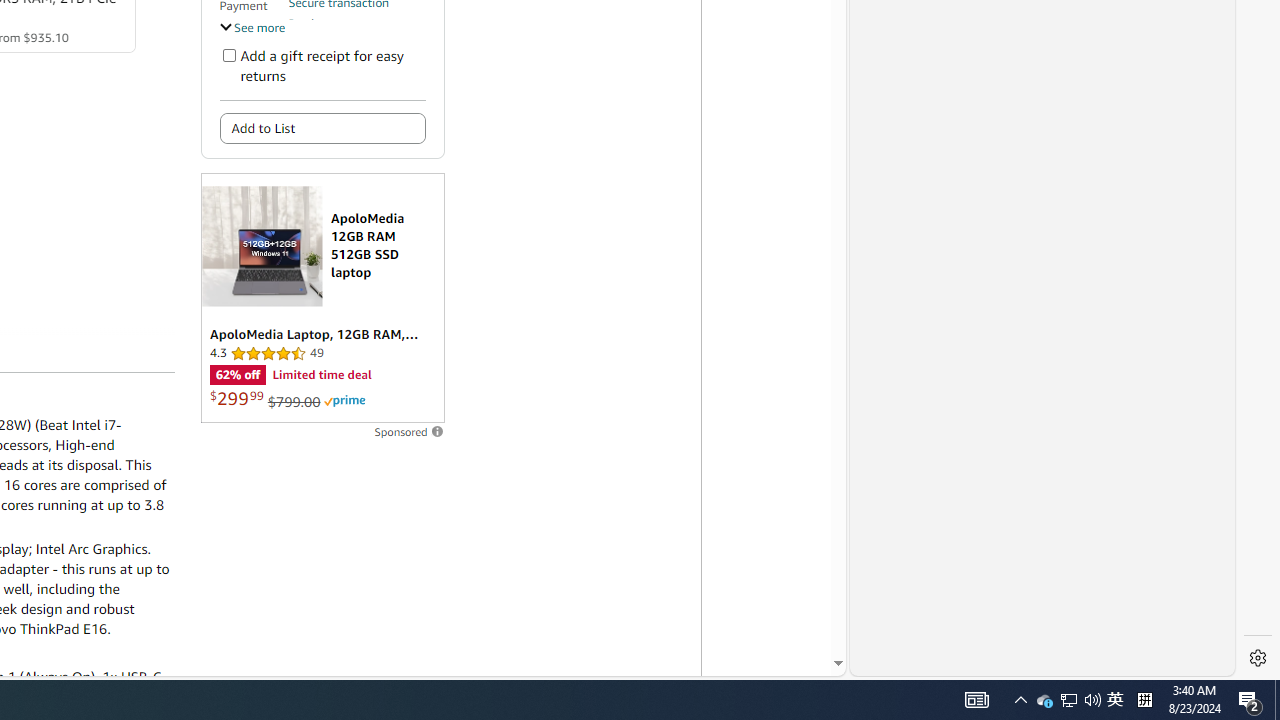  What do you see at coordinates (344, 401) in the screenshot?
I see `'Prime'` at bounding box center [344, 401].